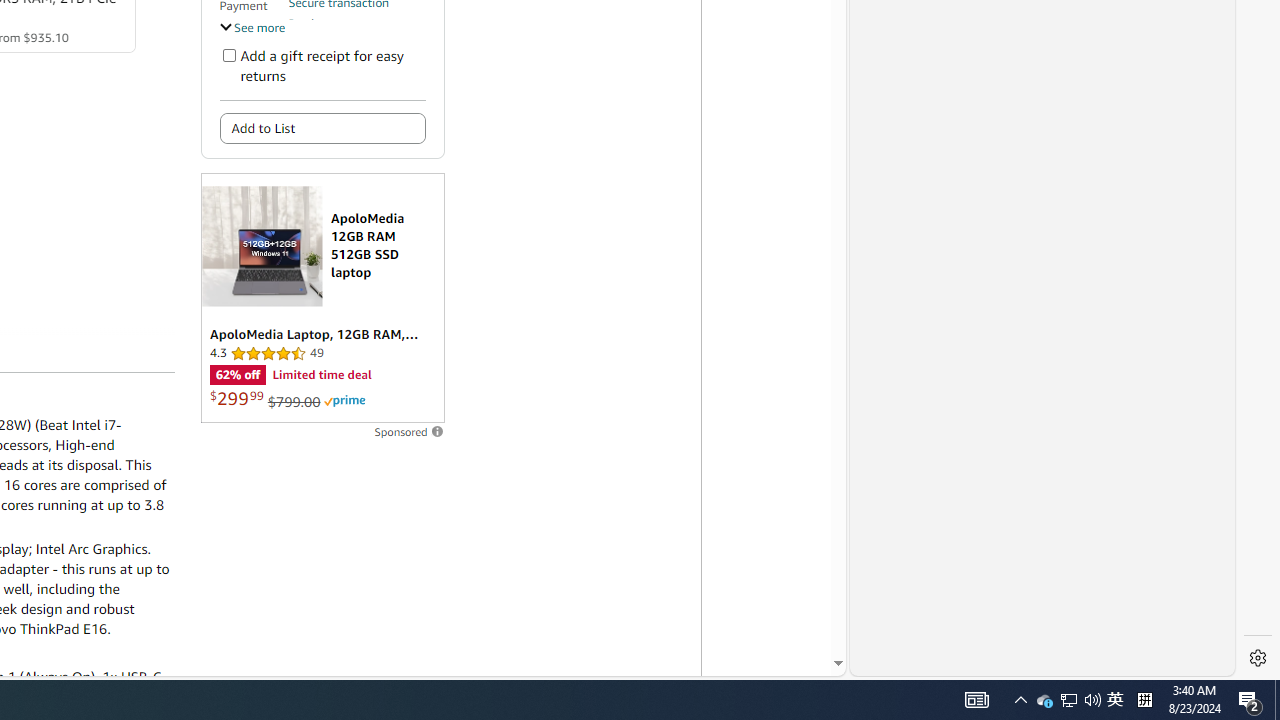  What do you see at coordinates (344, 401) in the screenshot?
I see `'Prime'` at bounding box center [344, 401].